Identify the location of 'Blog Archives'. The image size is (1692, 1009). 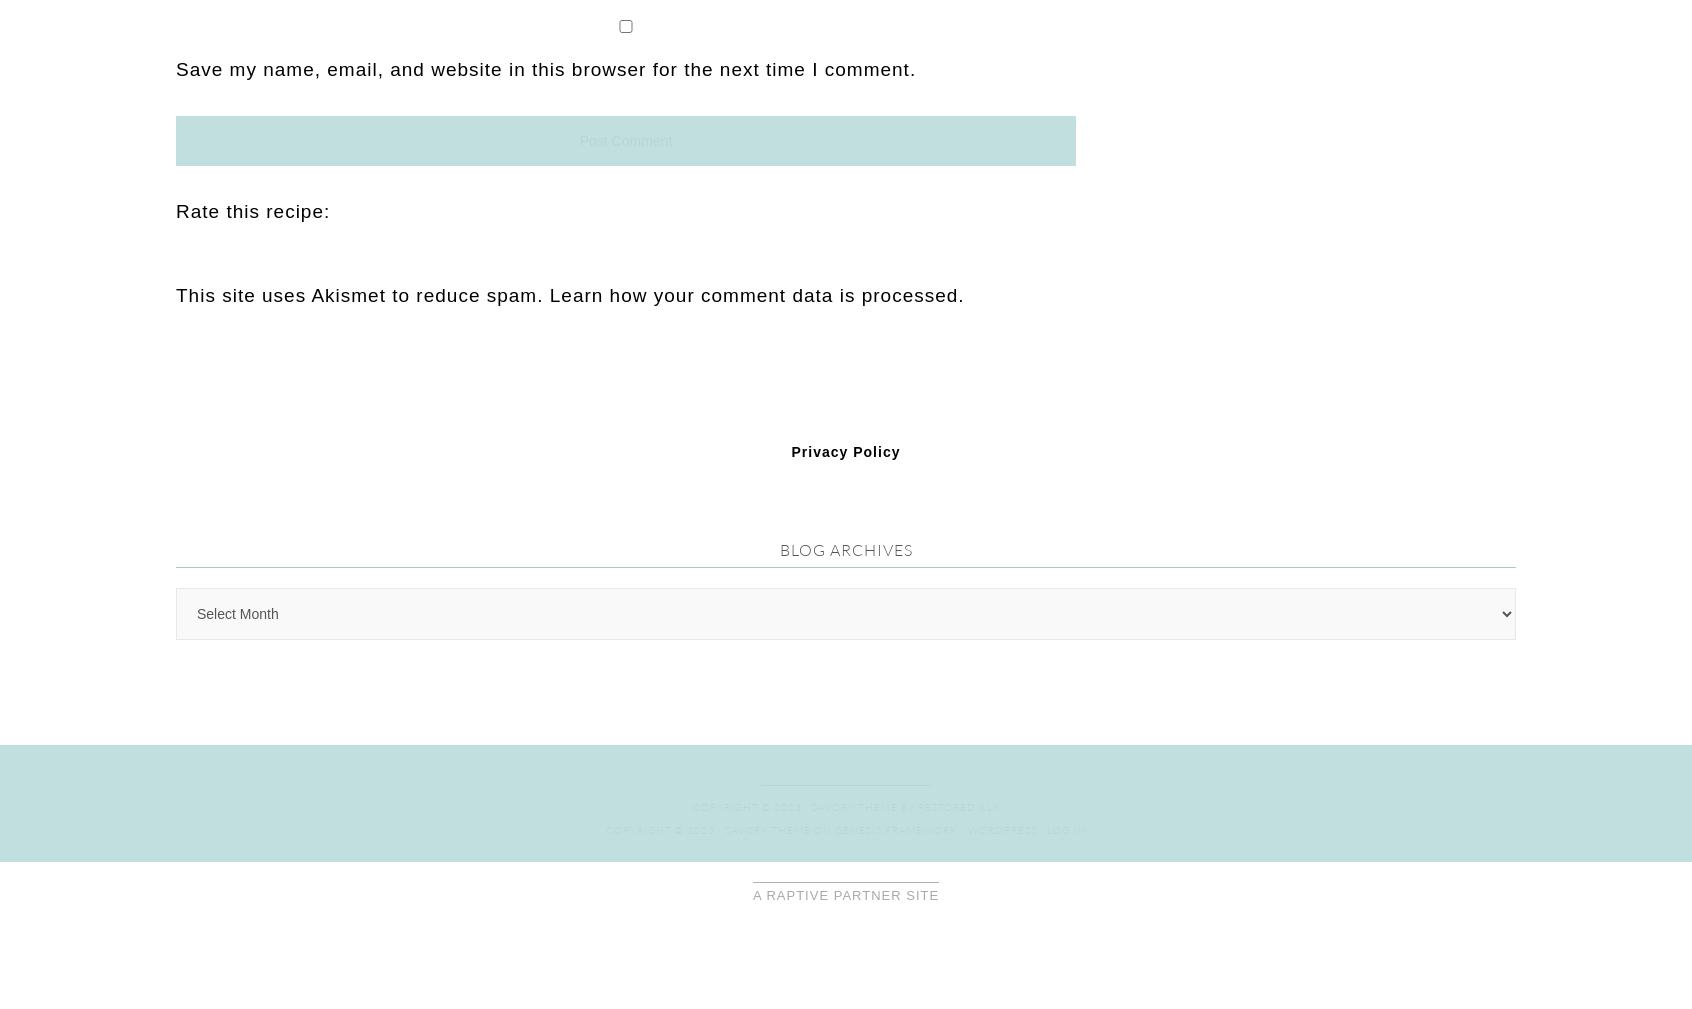
(845, 102).